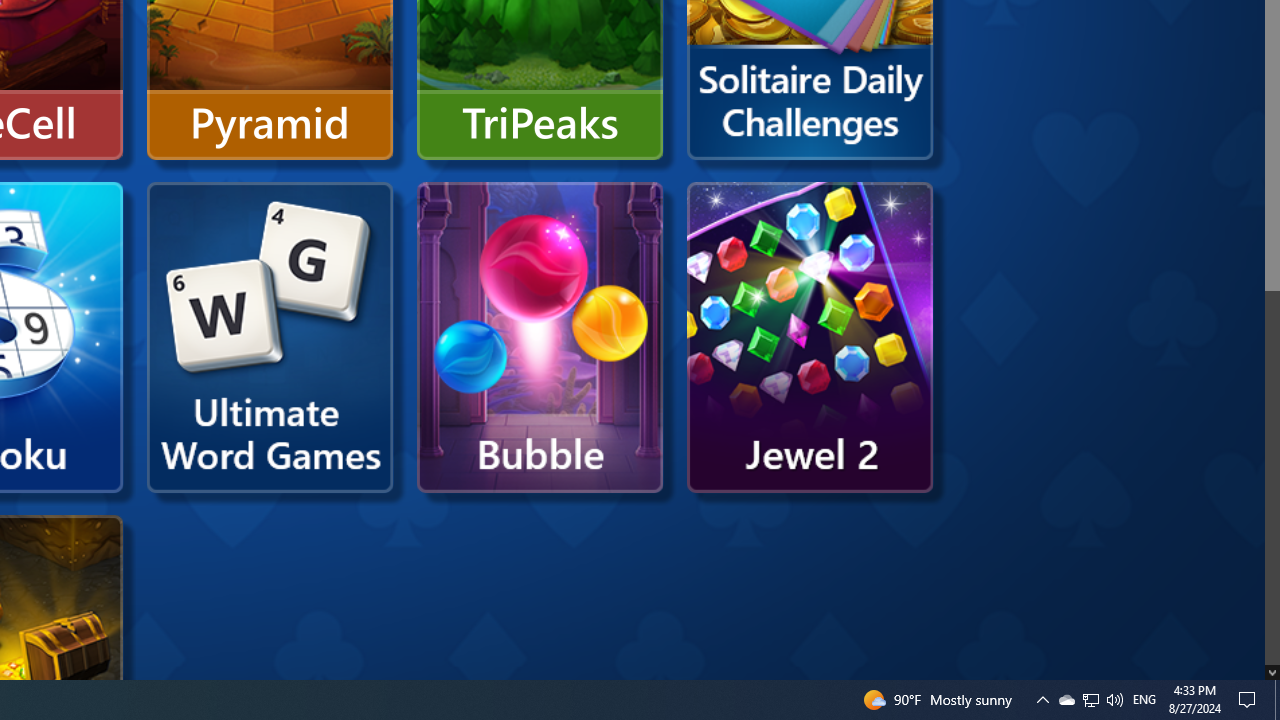 The height and width of the screenshot is (720, 1280). What do you see at coordinates (1144, 698) in the screenshot?
I see `'Tray Input Indicator - English (United States)'` at bounding box center [1144, 698].